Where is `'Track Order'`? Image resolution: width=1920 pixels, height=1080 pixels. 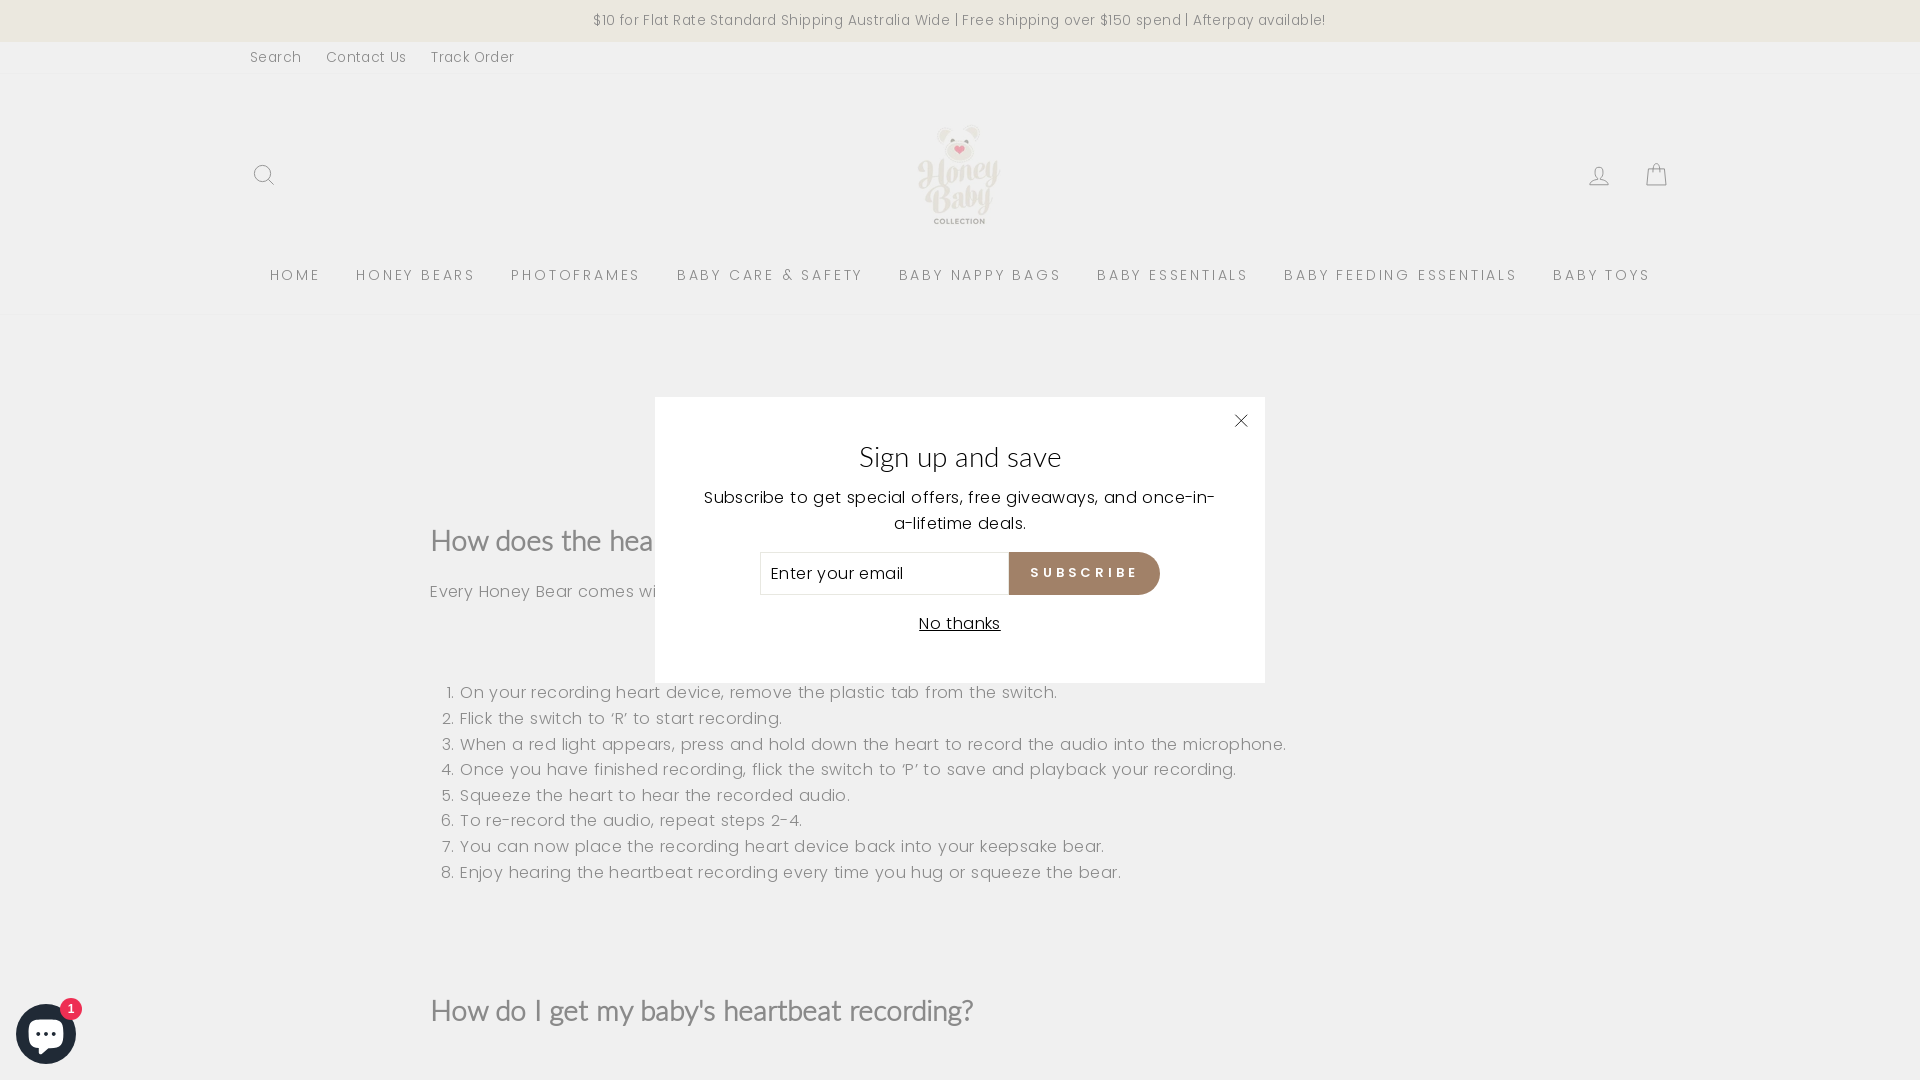 'Track Order' is located at coordinates (420, 56).